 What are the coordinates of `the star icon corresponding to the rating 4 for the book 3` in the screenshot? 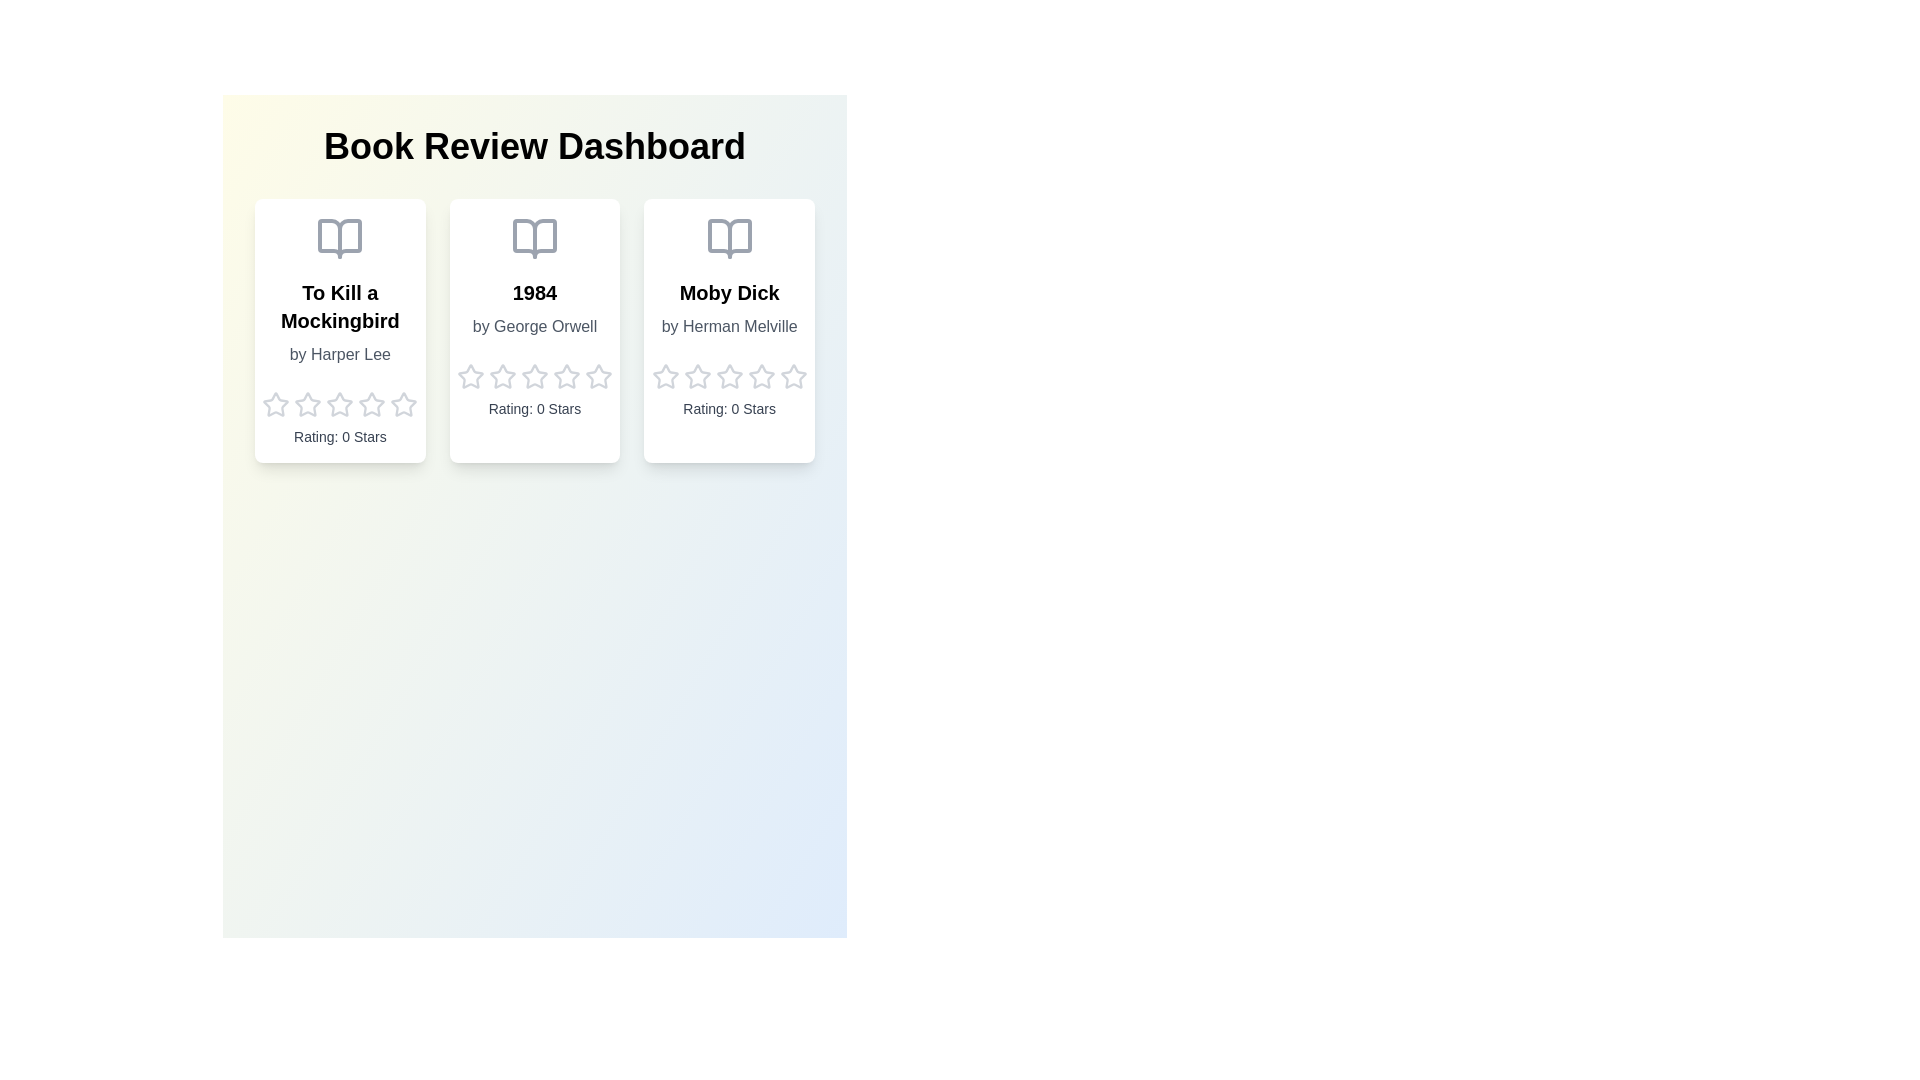 It's located at (760, 377).